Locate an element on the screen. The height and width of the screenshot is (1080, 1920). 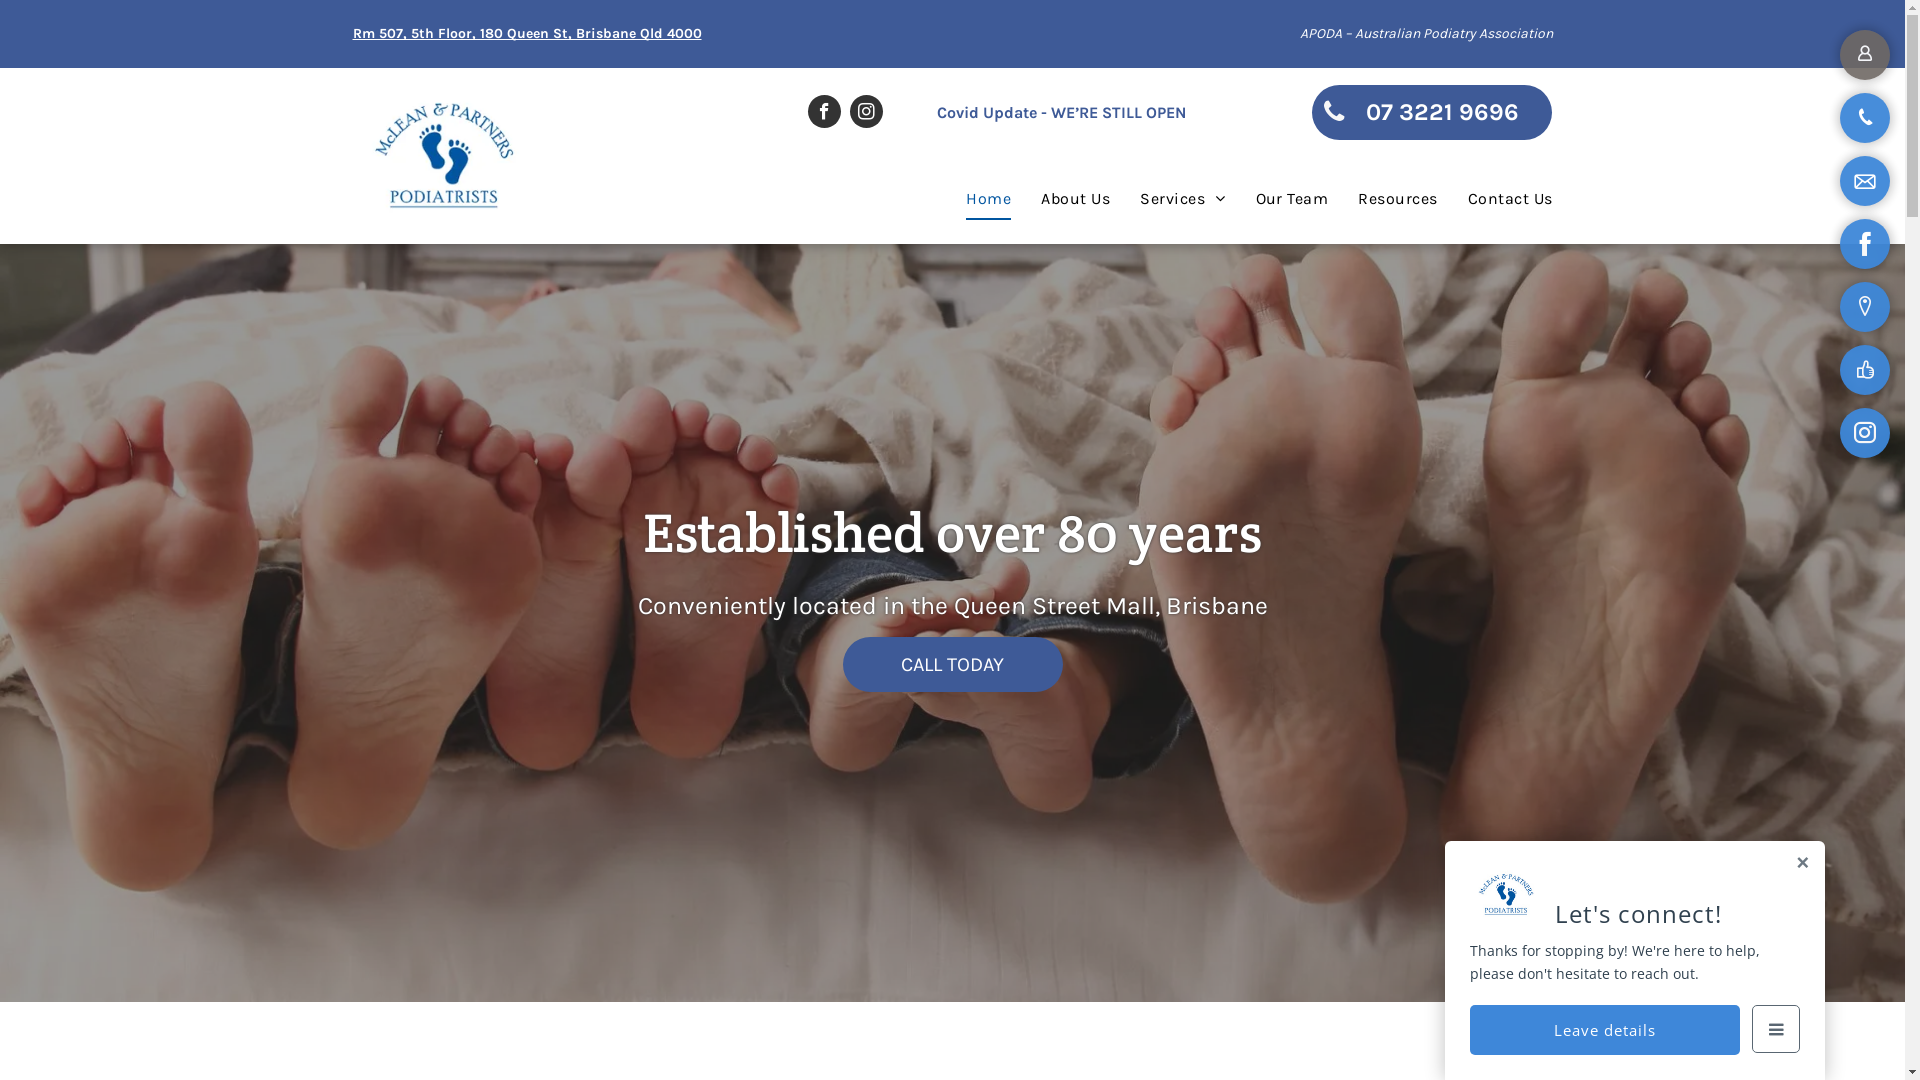
'Contact Us' is located at coordinates (1495, 199).